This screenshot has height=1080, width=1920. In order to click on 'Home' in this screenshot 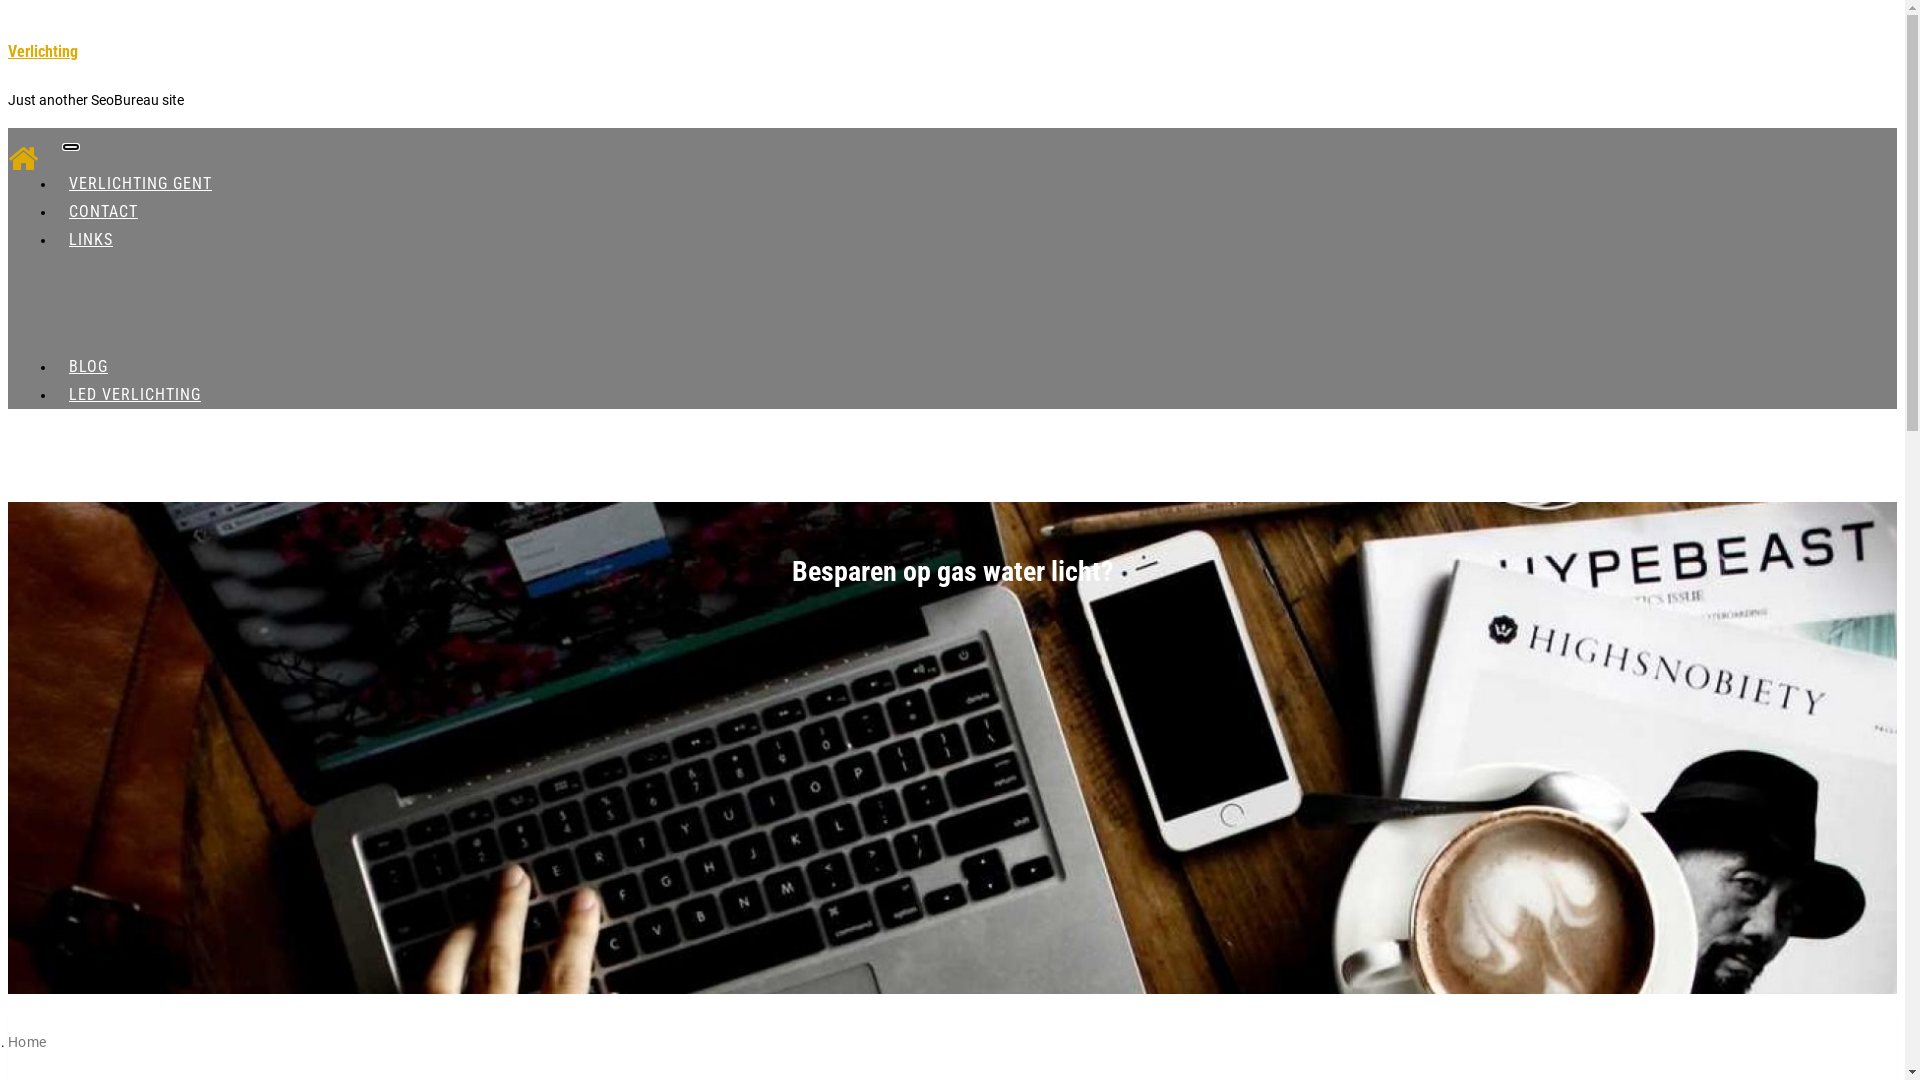, I will do `click(27, 1040)`.